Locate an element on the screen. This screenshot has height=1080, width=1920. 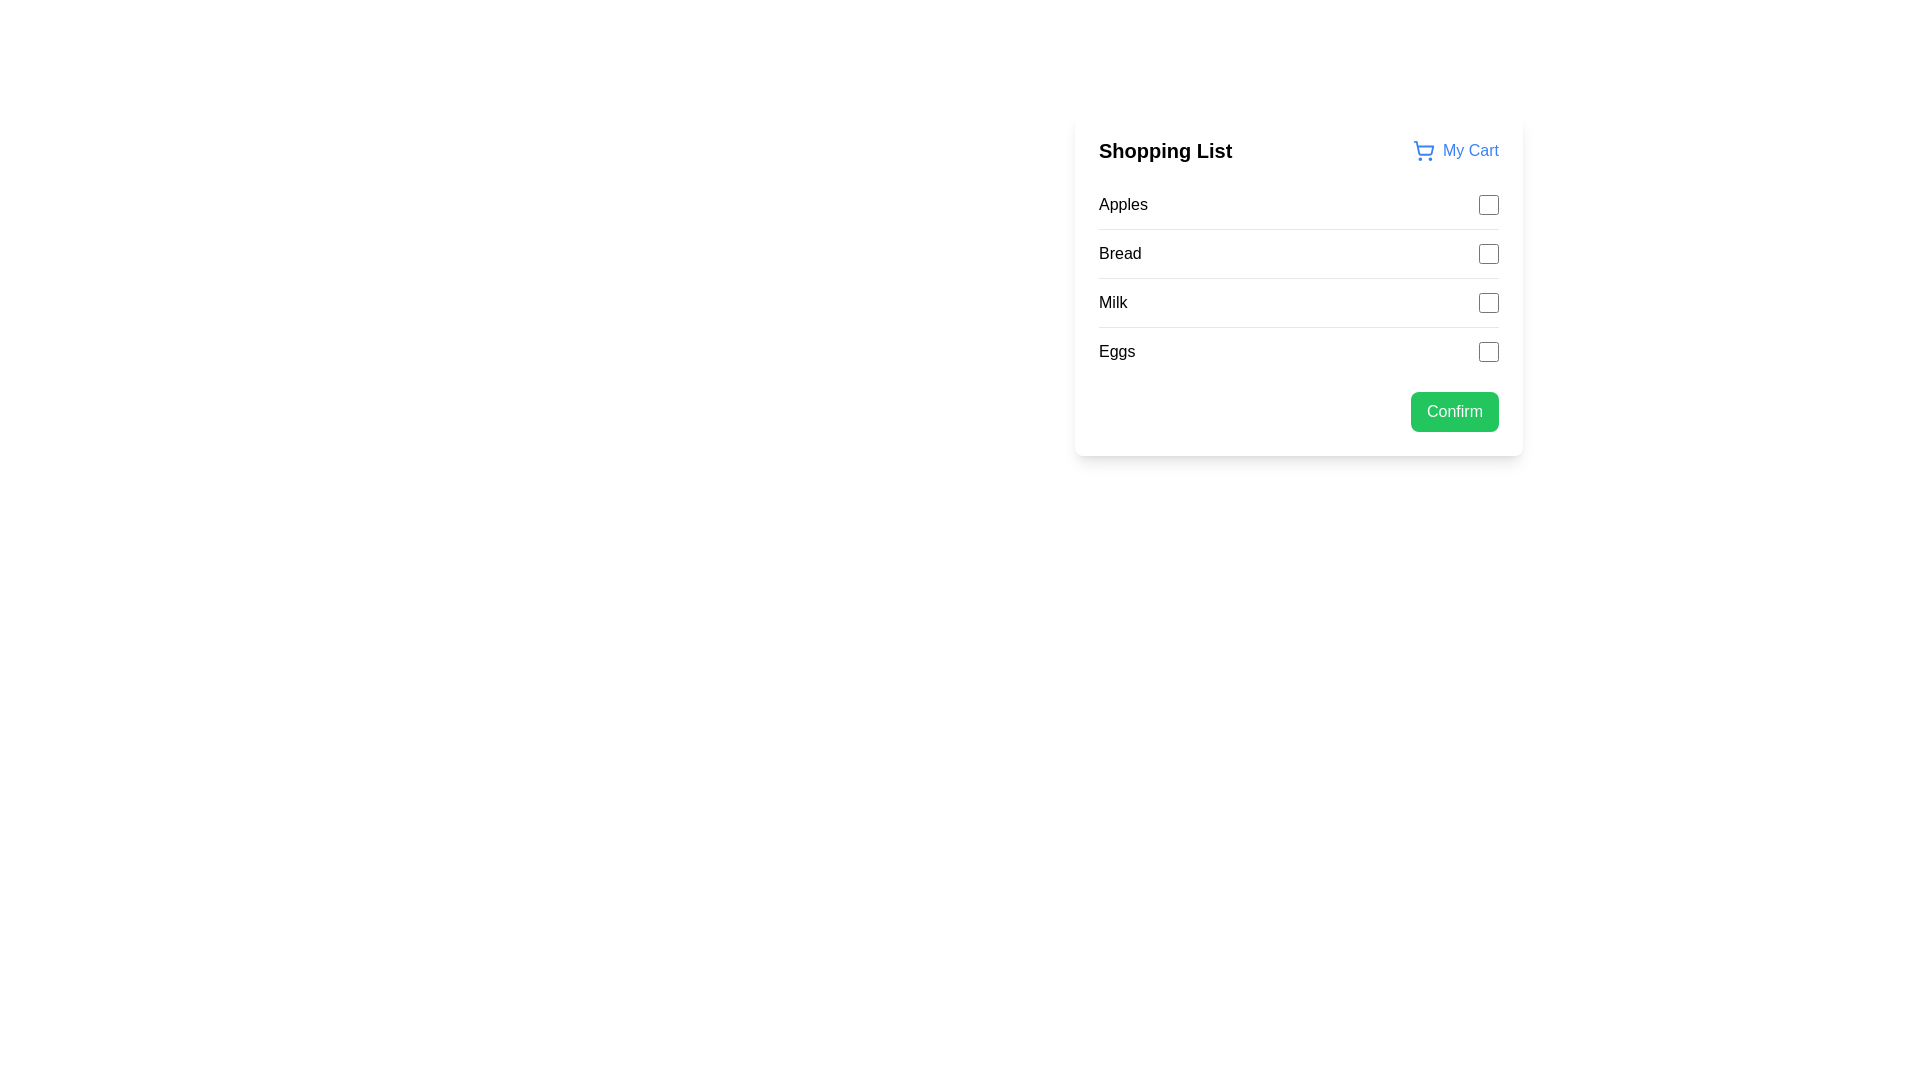
keyboard navigation is located at coordinates (1488, 204).